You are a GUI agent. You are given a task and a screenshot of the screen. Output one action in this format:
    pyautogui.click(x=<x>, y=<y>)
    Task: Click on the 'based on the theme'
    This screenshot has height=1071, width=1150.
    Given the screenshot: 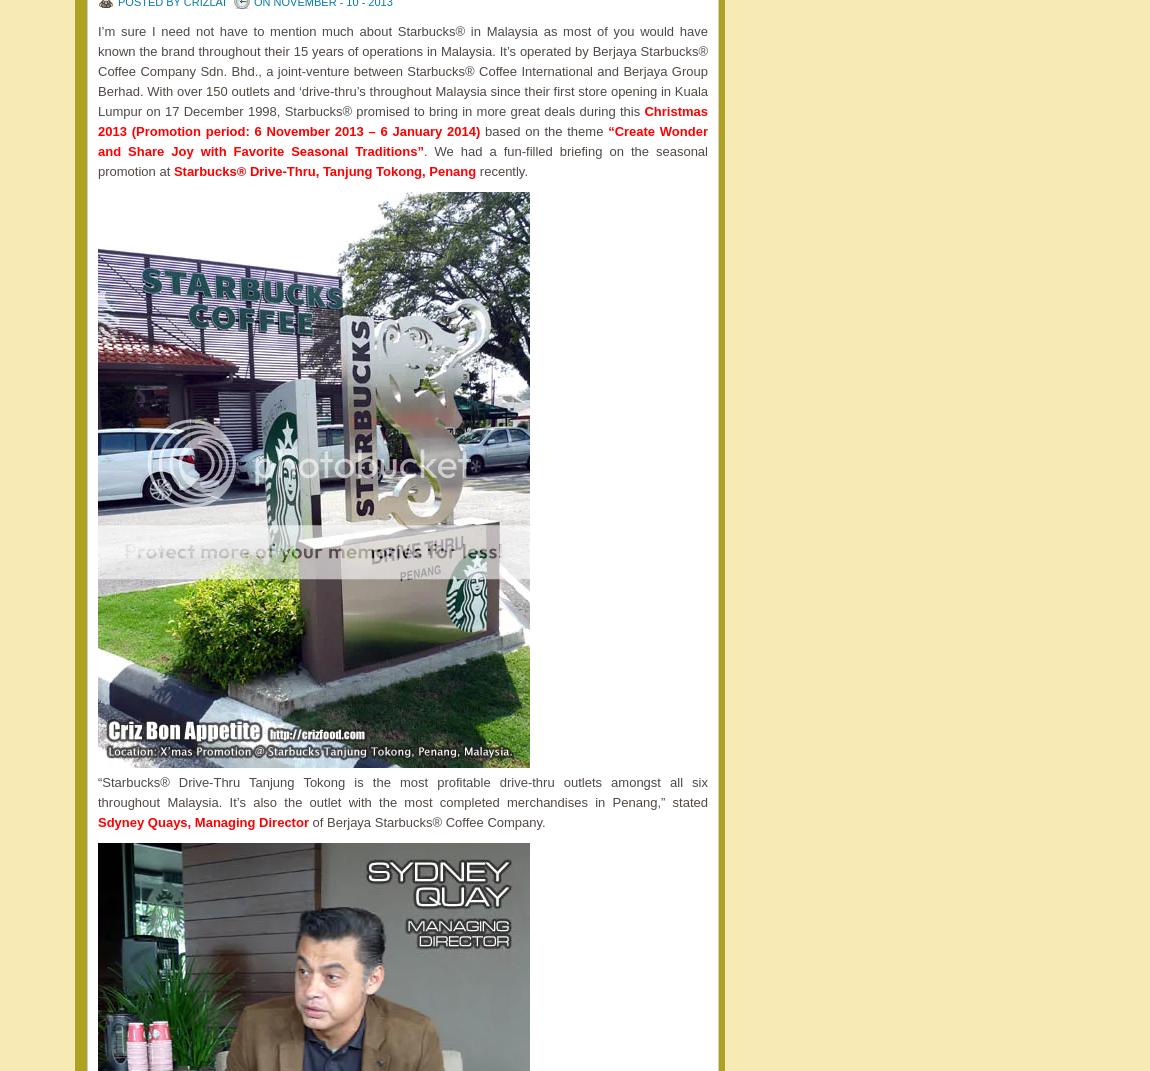 What is the action you would take?
    pyautogui.click(x=543, y=131)
    